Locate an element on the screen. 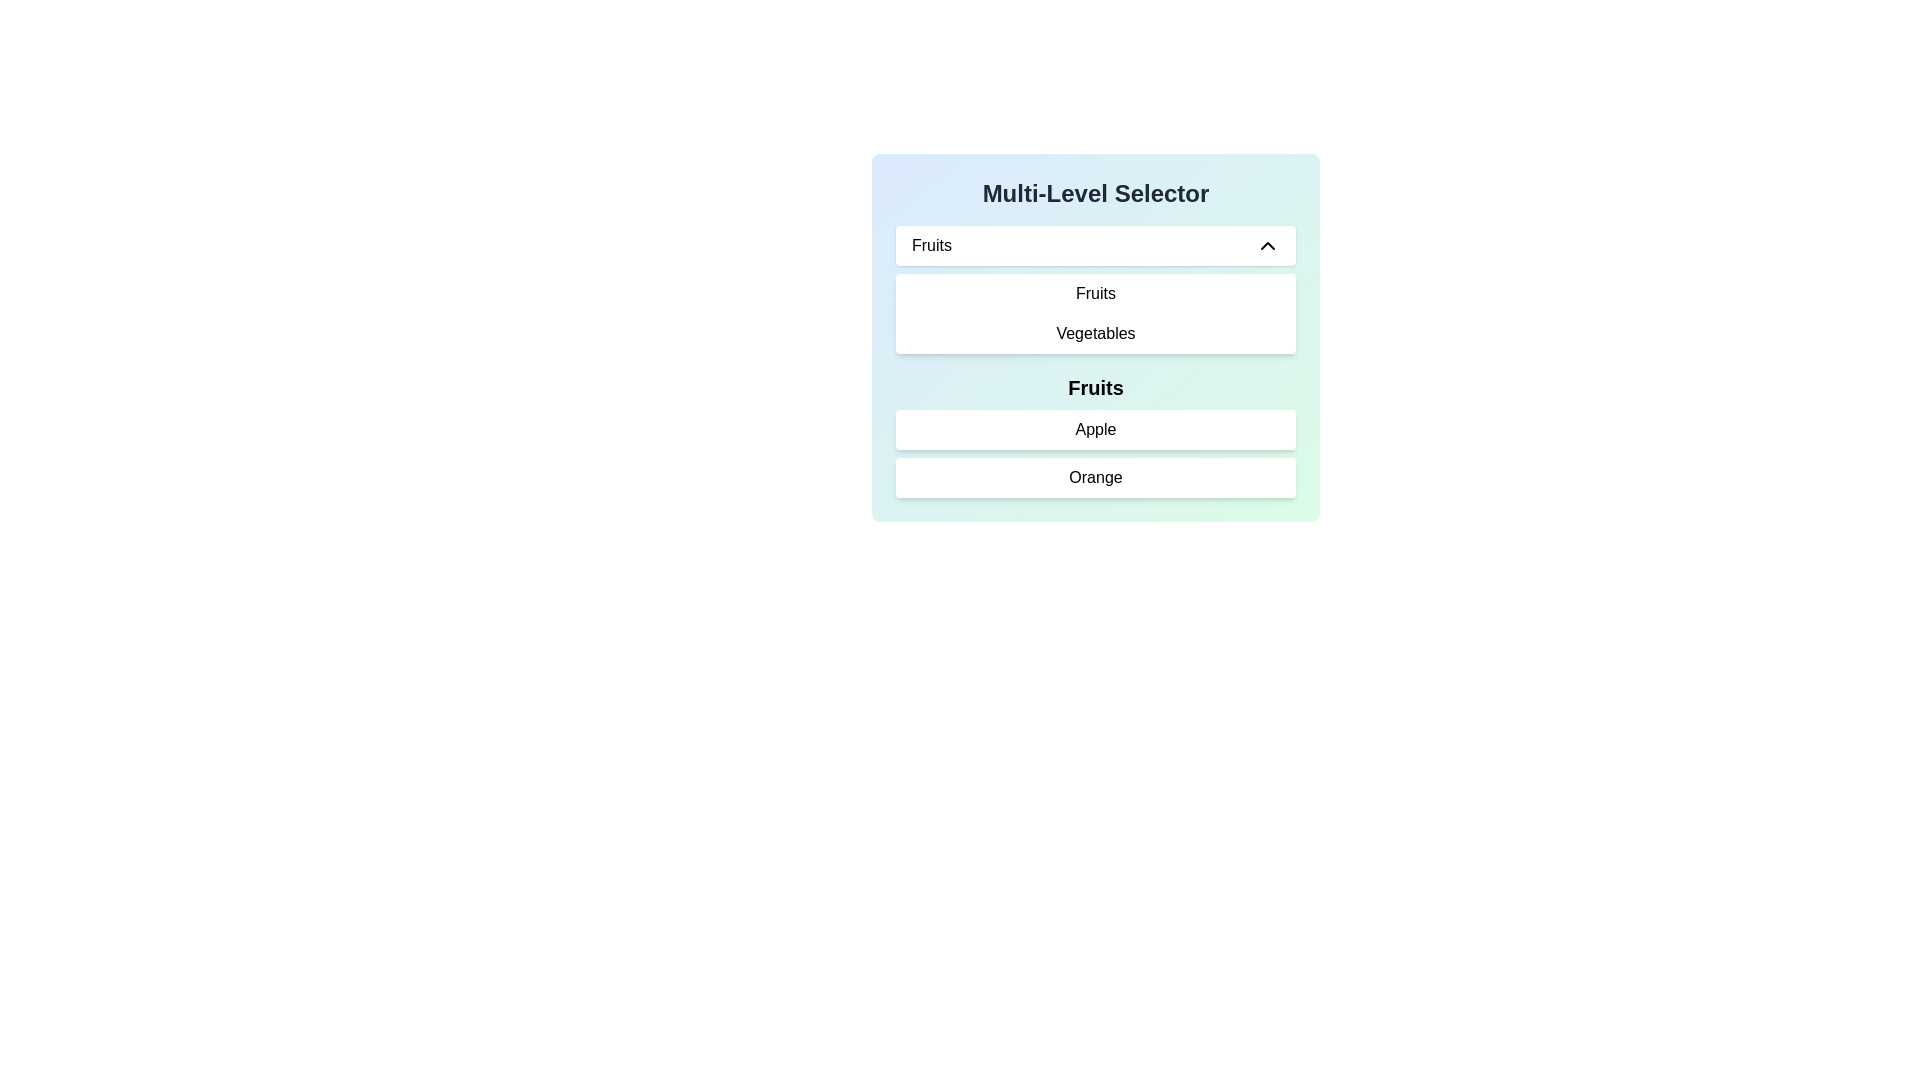 The height and width of the screenshot is (1080, 1920). the first menu option labeled 'Fruits' in the dropdown list is located at coordinates (1094, 293).